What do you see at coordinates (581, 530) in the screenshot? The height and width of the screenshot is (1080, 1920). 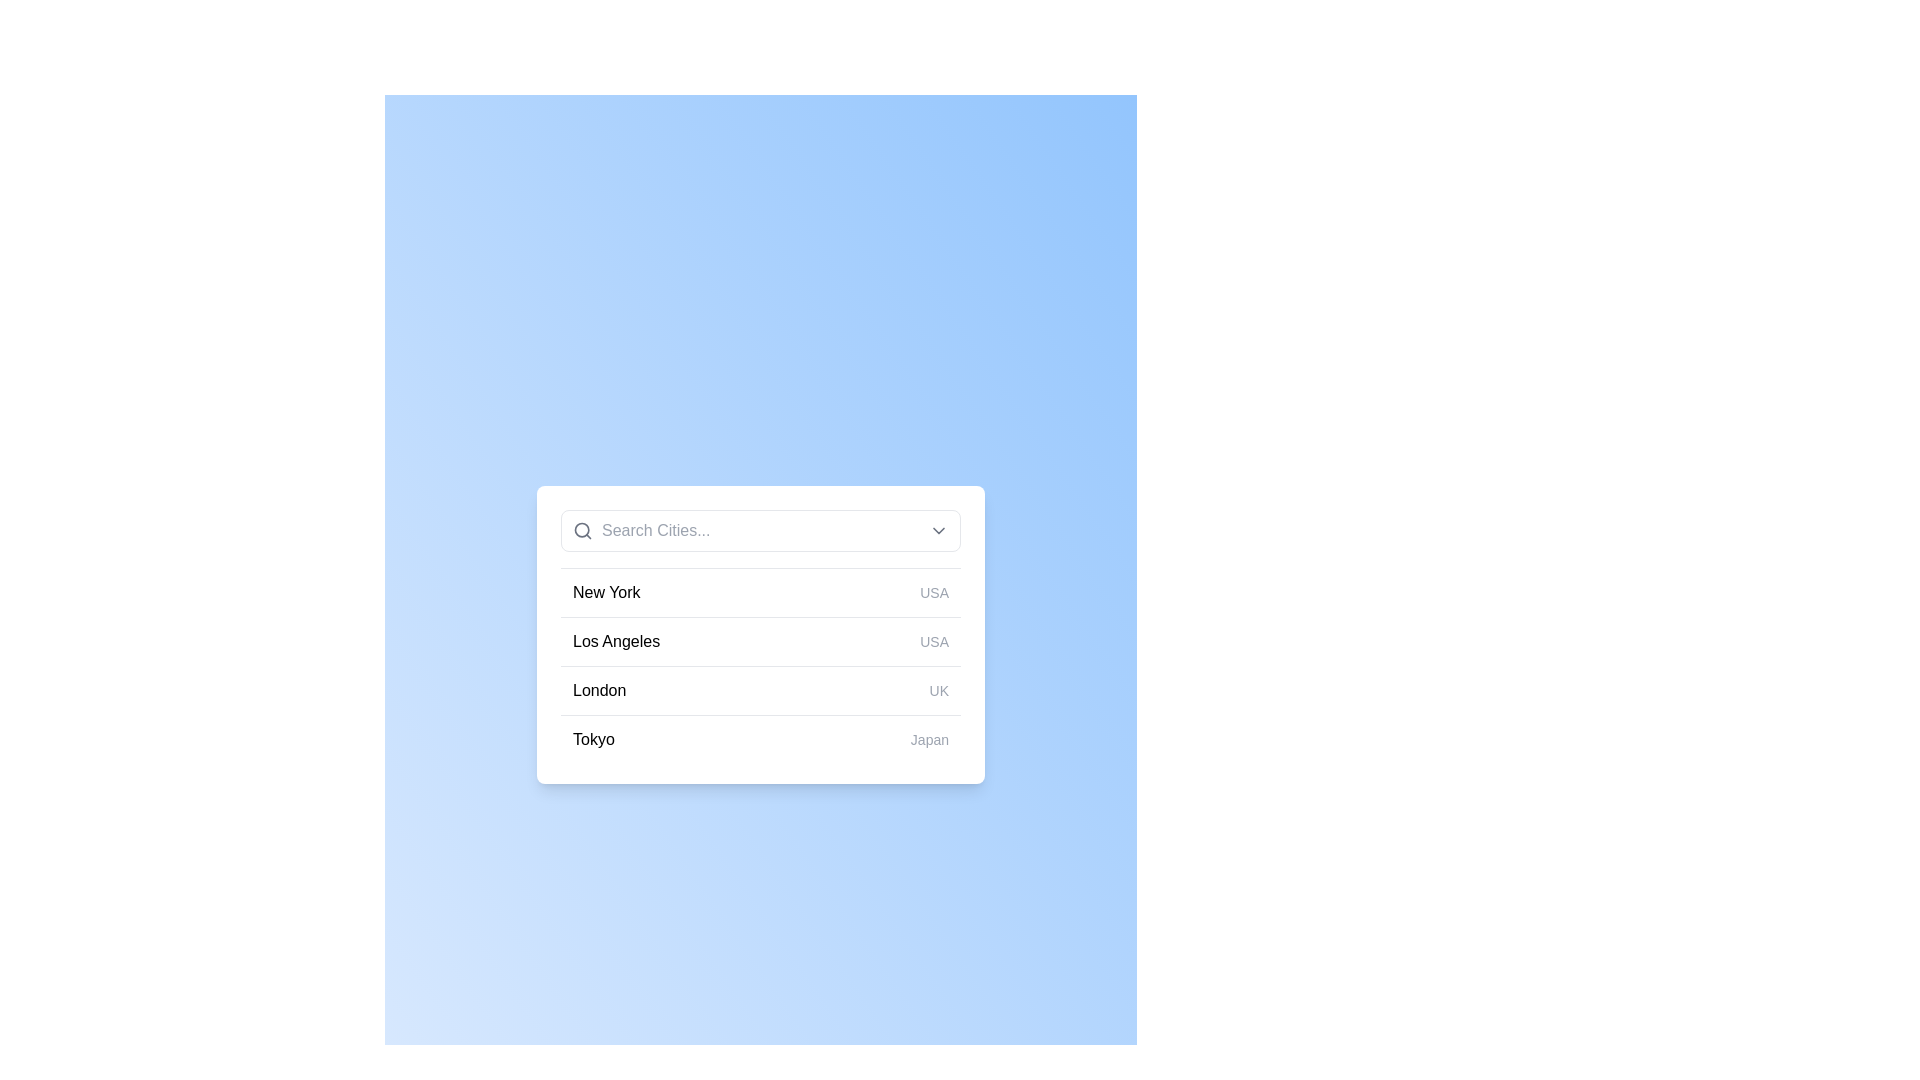 I see `the magnifying glass icon associated with search functionality, which is gray in color and located to the left of the 'Search Cities...' text input box` at bounding box center [581, 530].